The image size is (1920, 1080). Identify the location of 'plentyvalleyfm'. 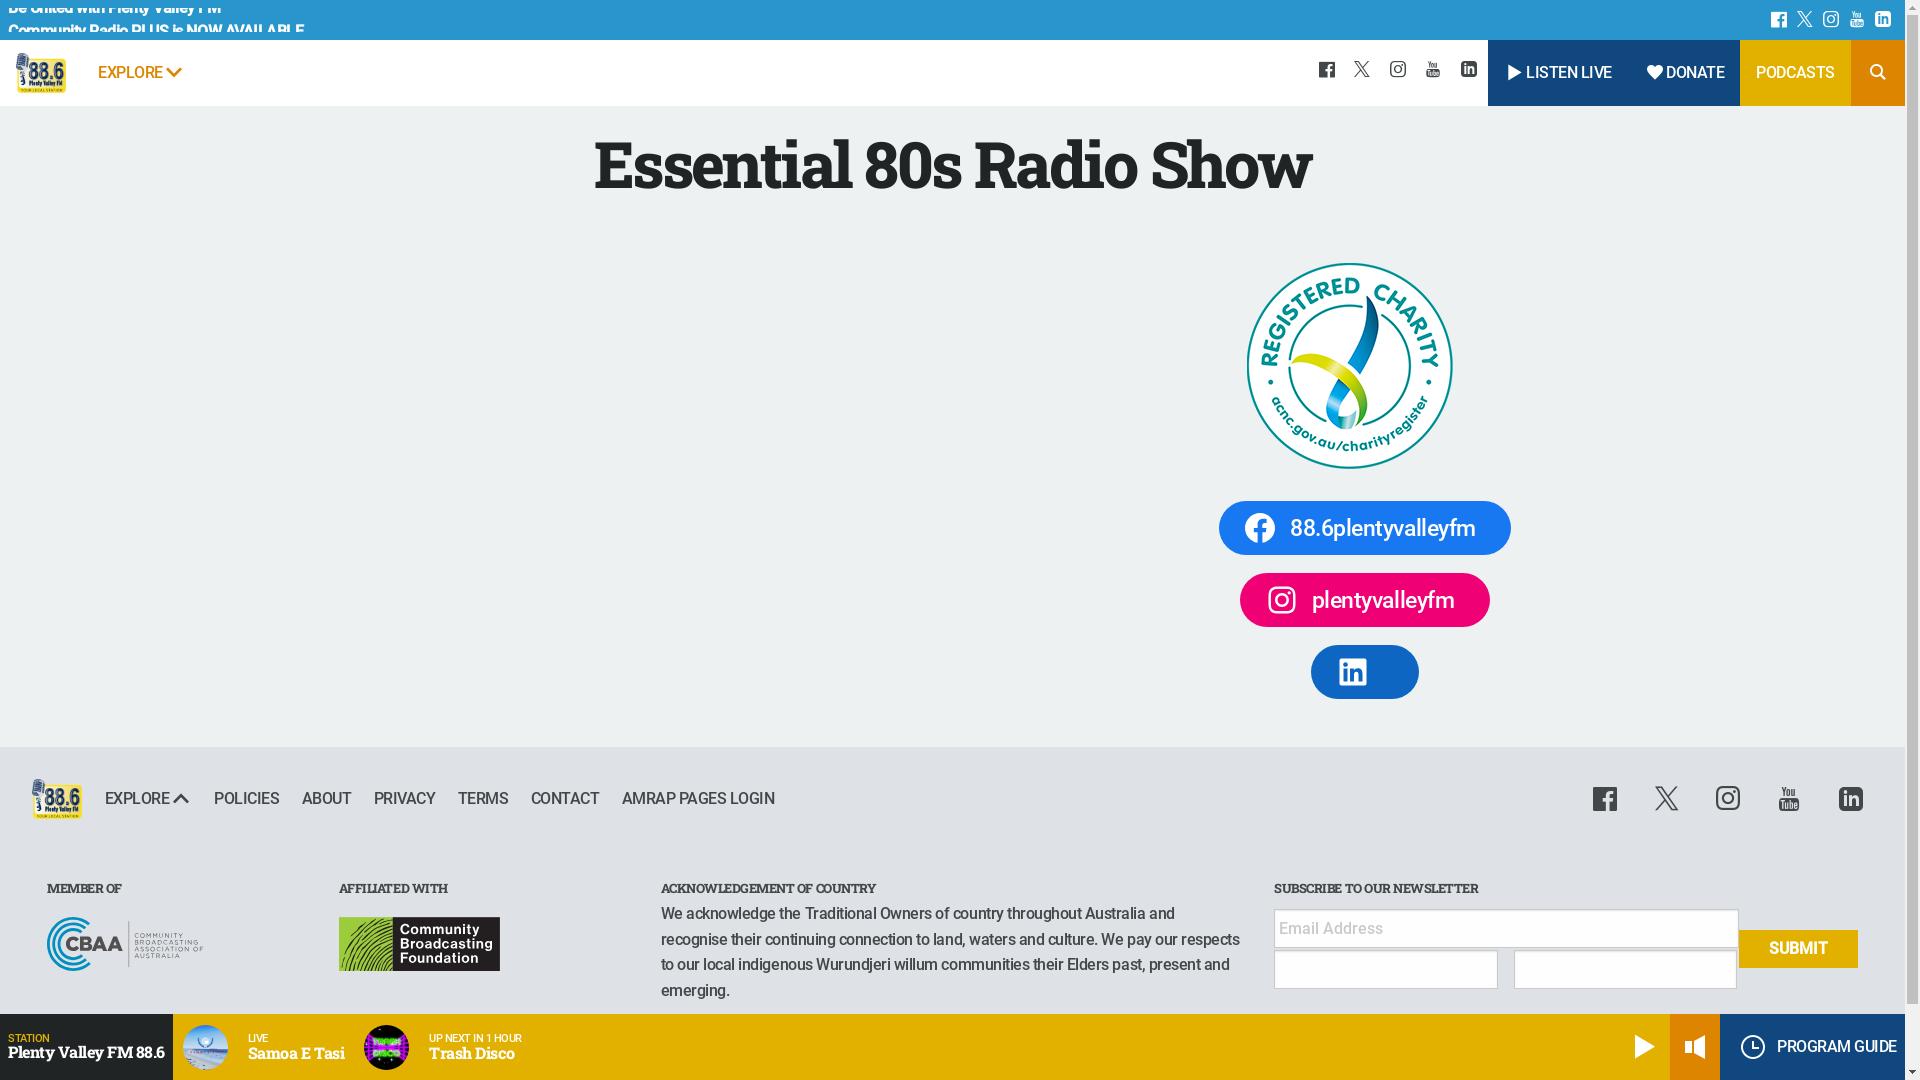
(1238, 599).